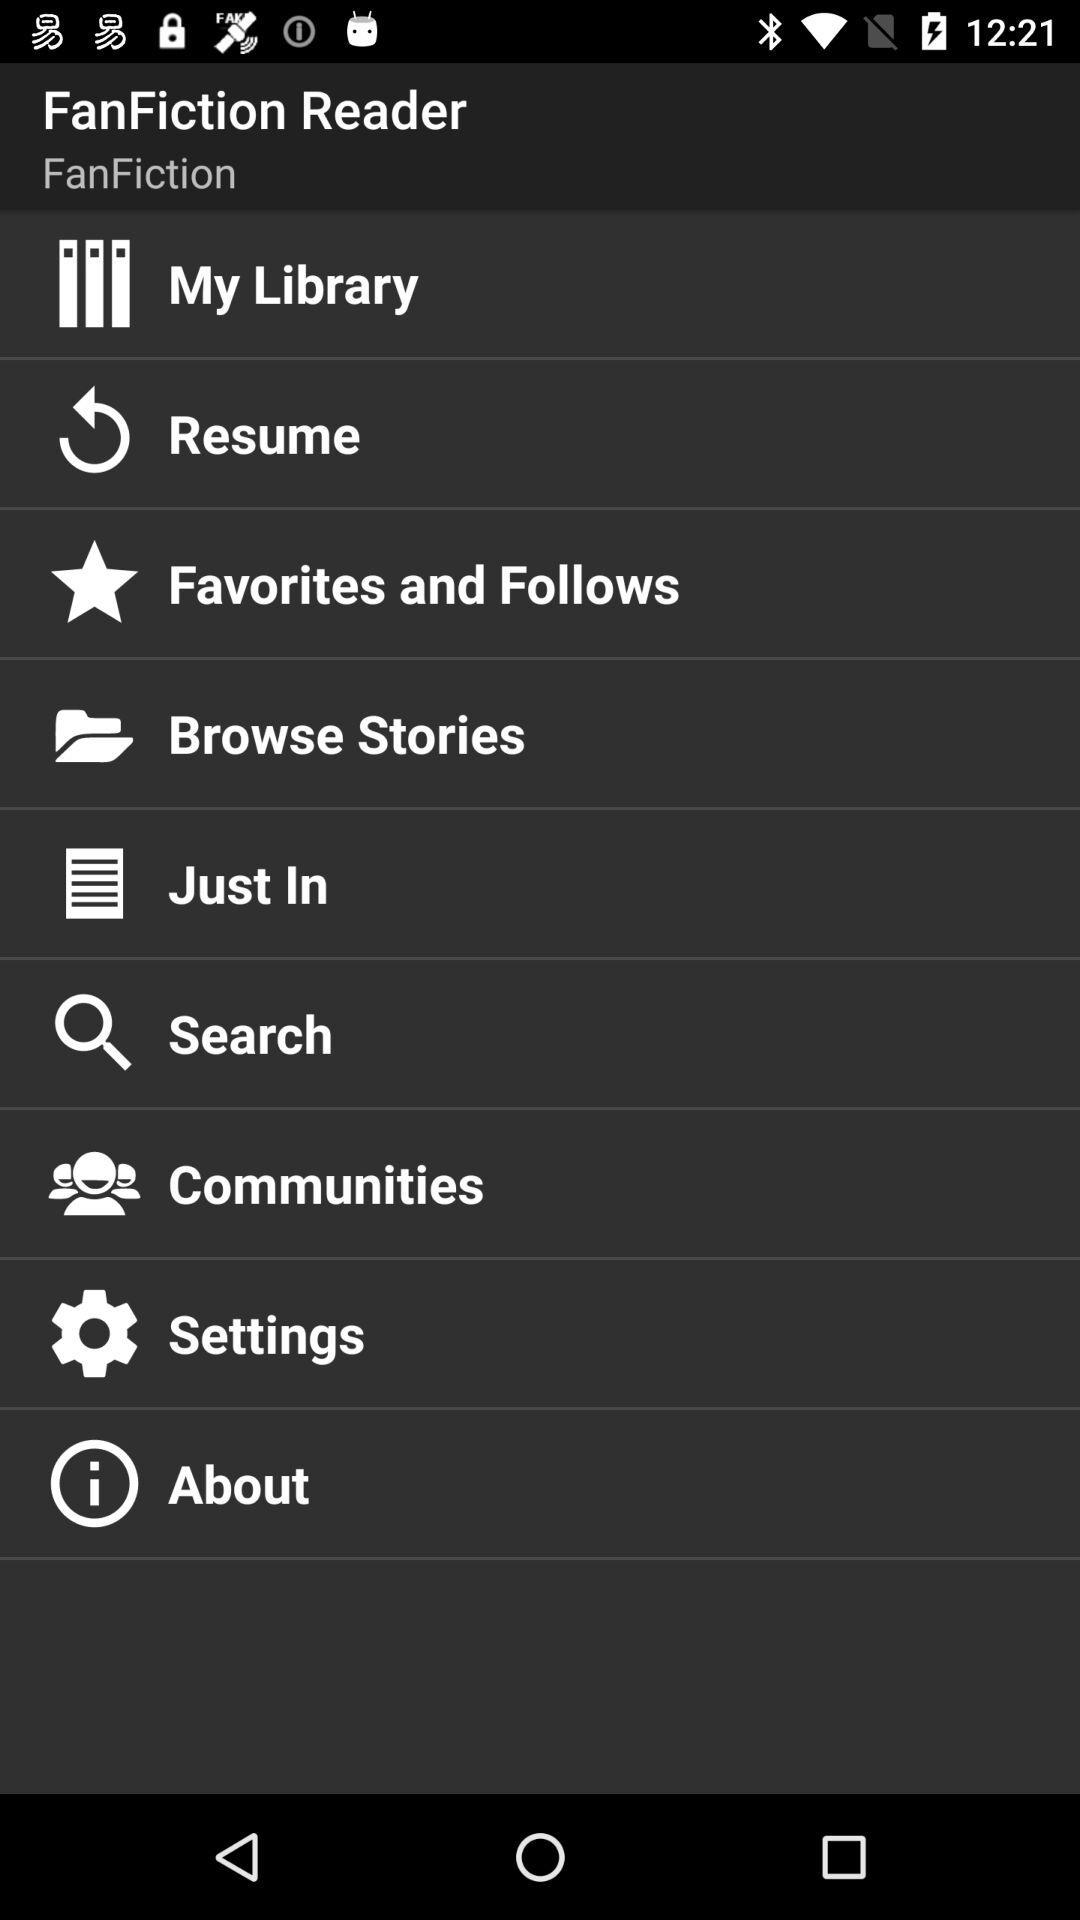  I want to click on the resume item, so click(601, 432).